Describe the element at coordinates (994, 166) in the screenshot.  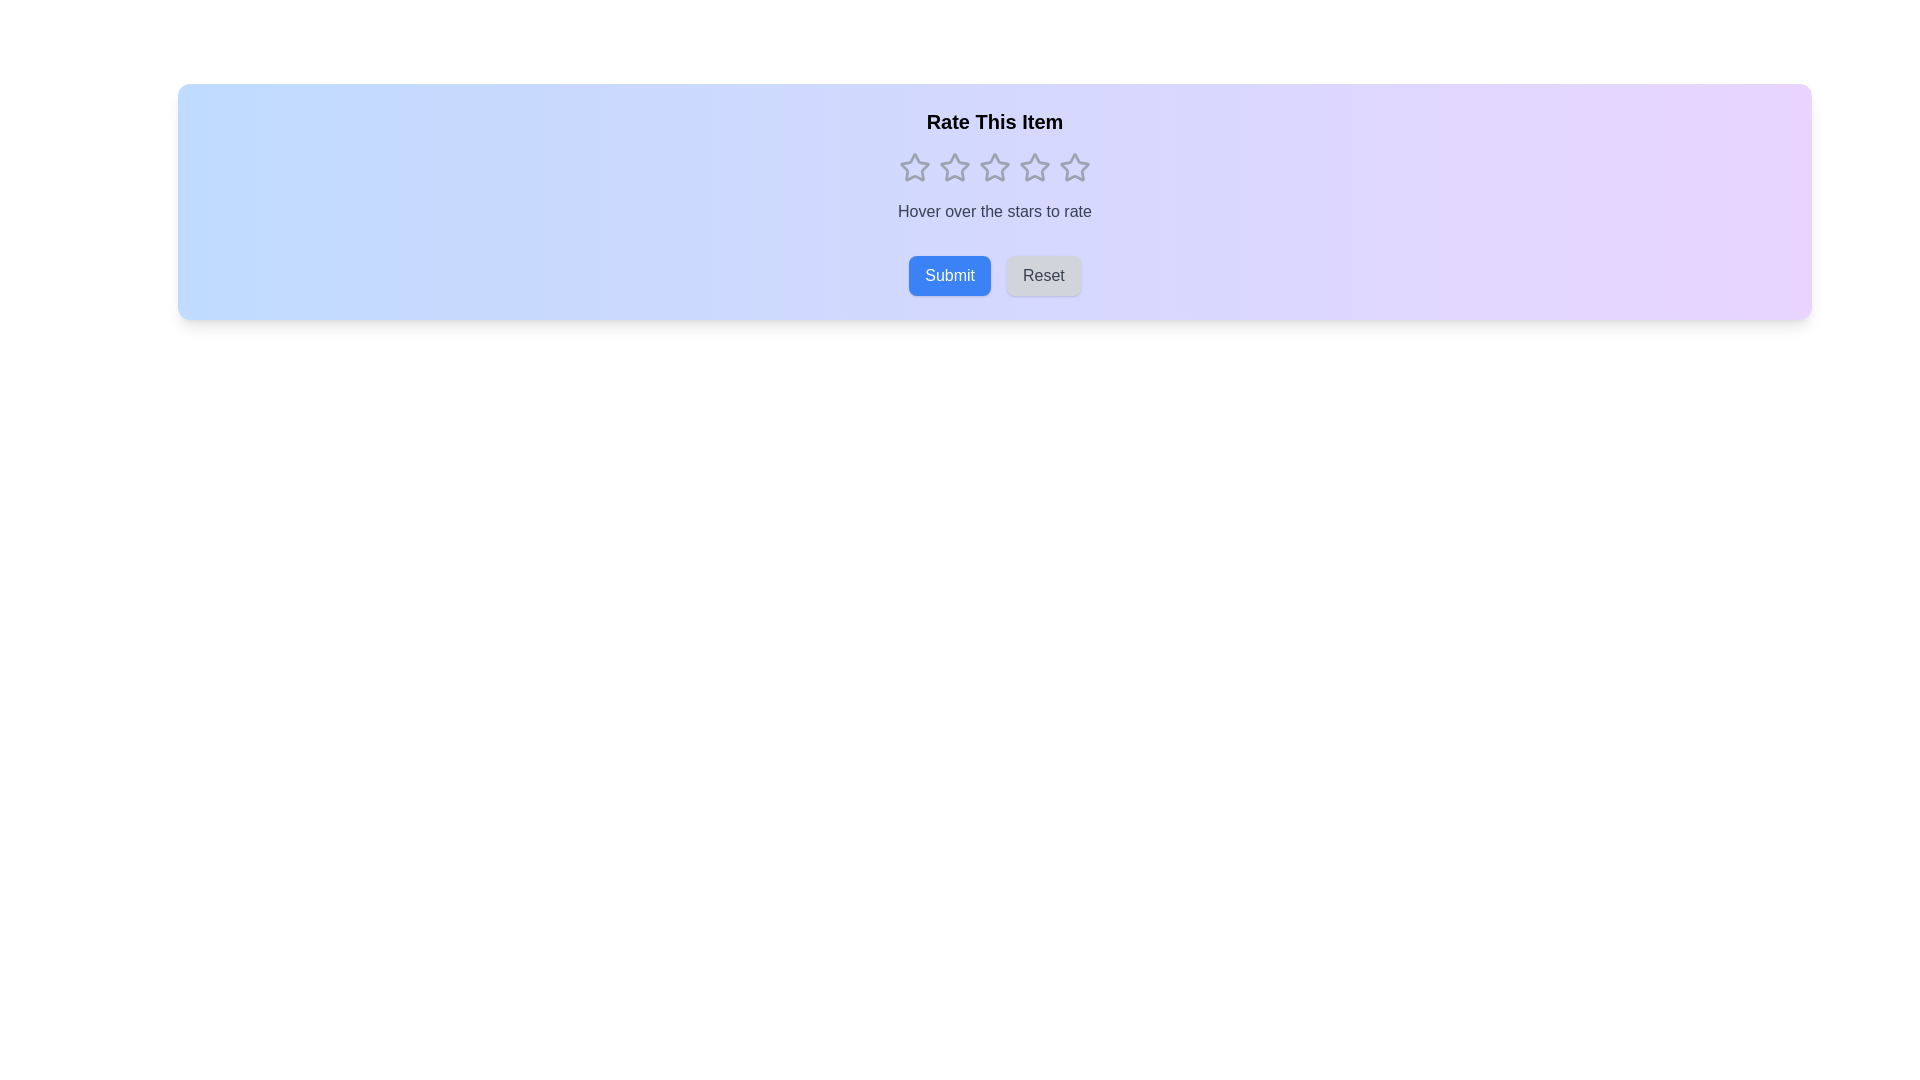
I see `the second star in the rating system` at that location.